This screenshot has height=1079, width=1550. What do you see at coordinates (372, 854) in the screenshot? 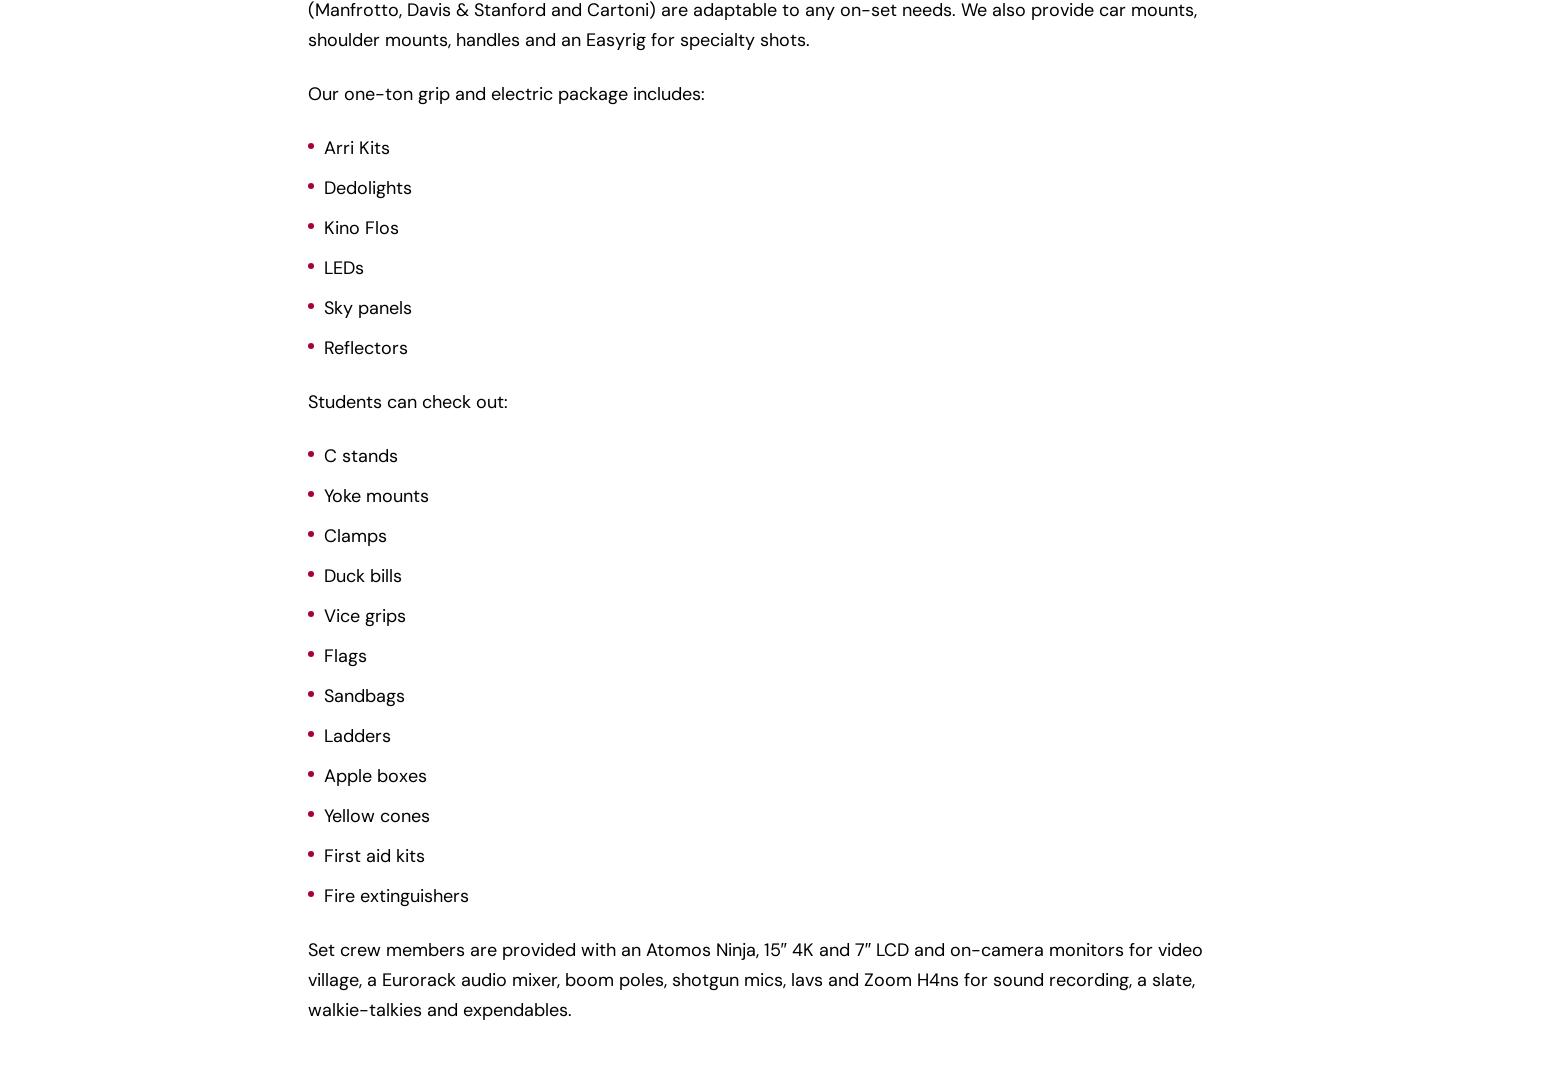
I see `'First aid kits'` at bounding box center [372, 854].